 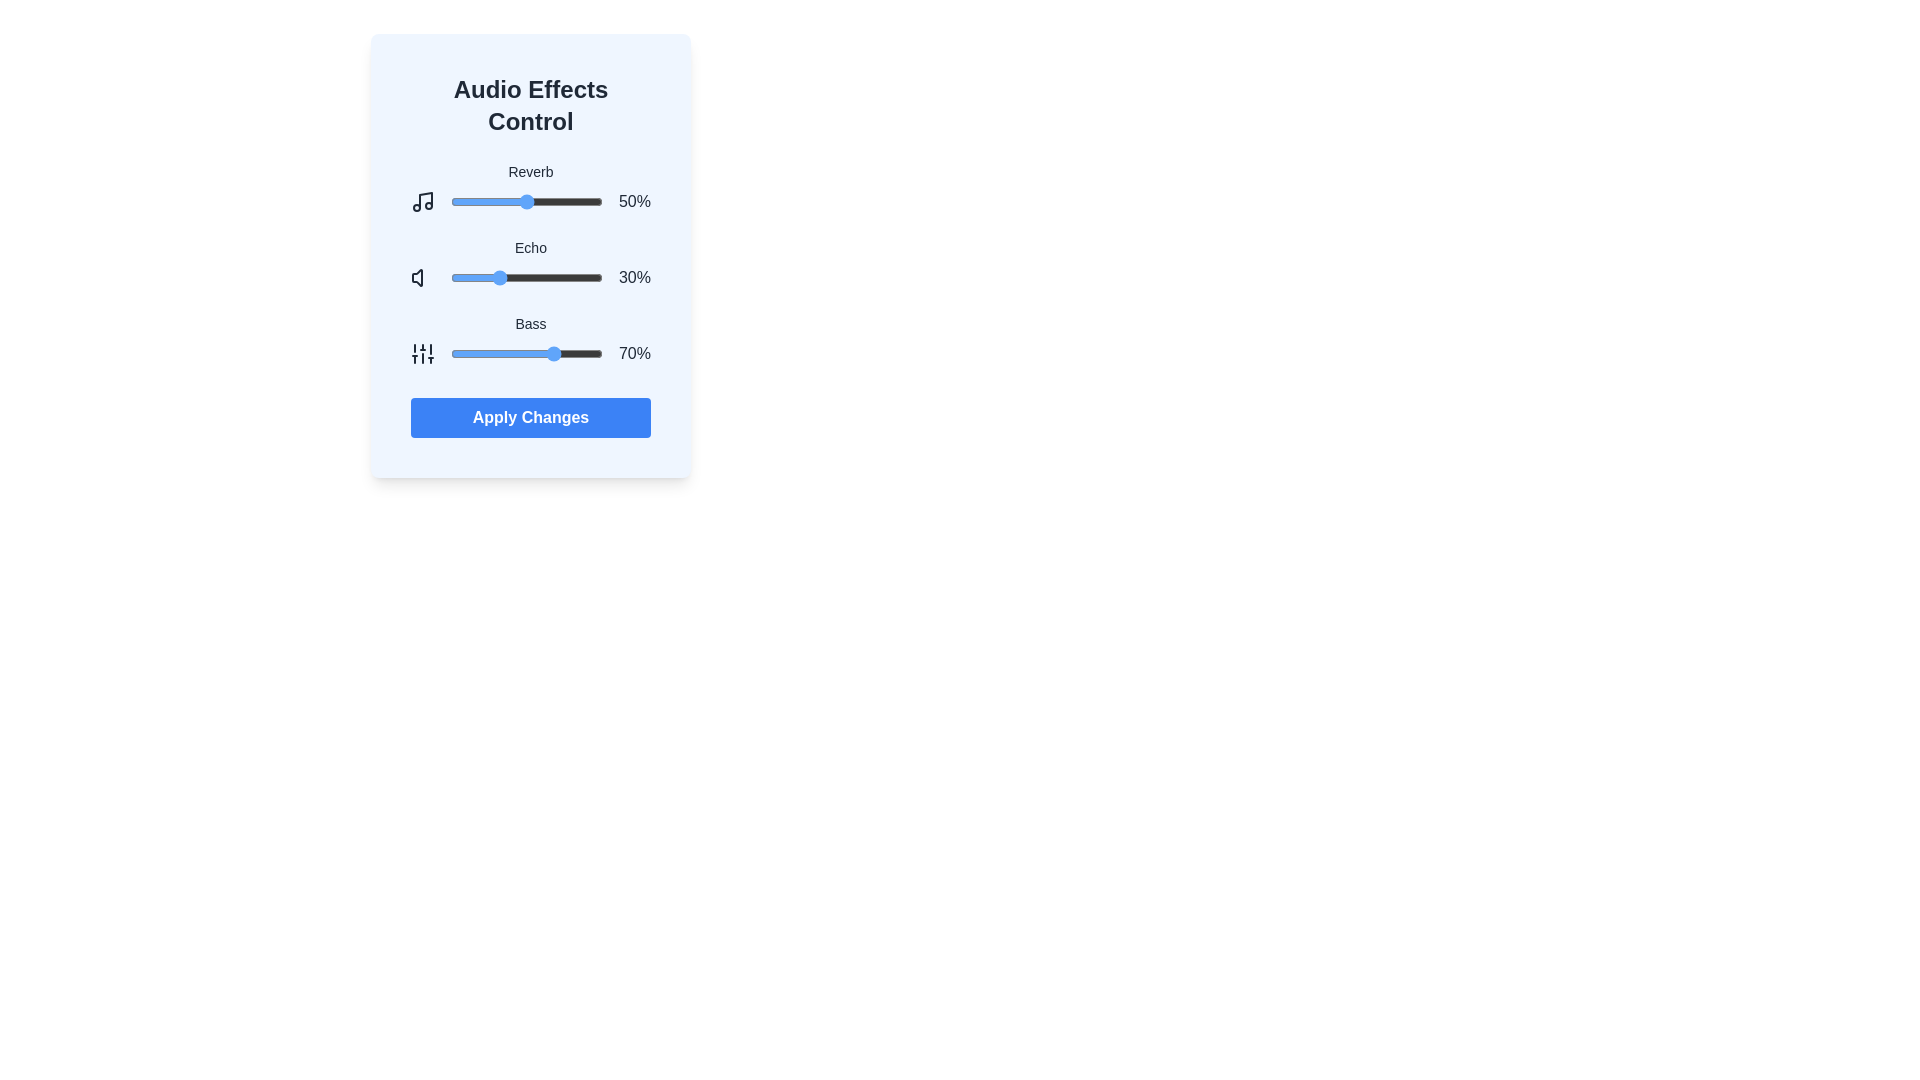 What do you see at coordinates (475, 353) in the screenshot?
I see `the bass effect` at bounding box center [475, 353].